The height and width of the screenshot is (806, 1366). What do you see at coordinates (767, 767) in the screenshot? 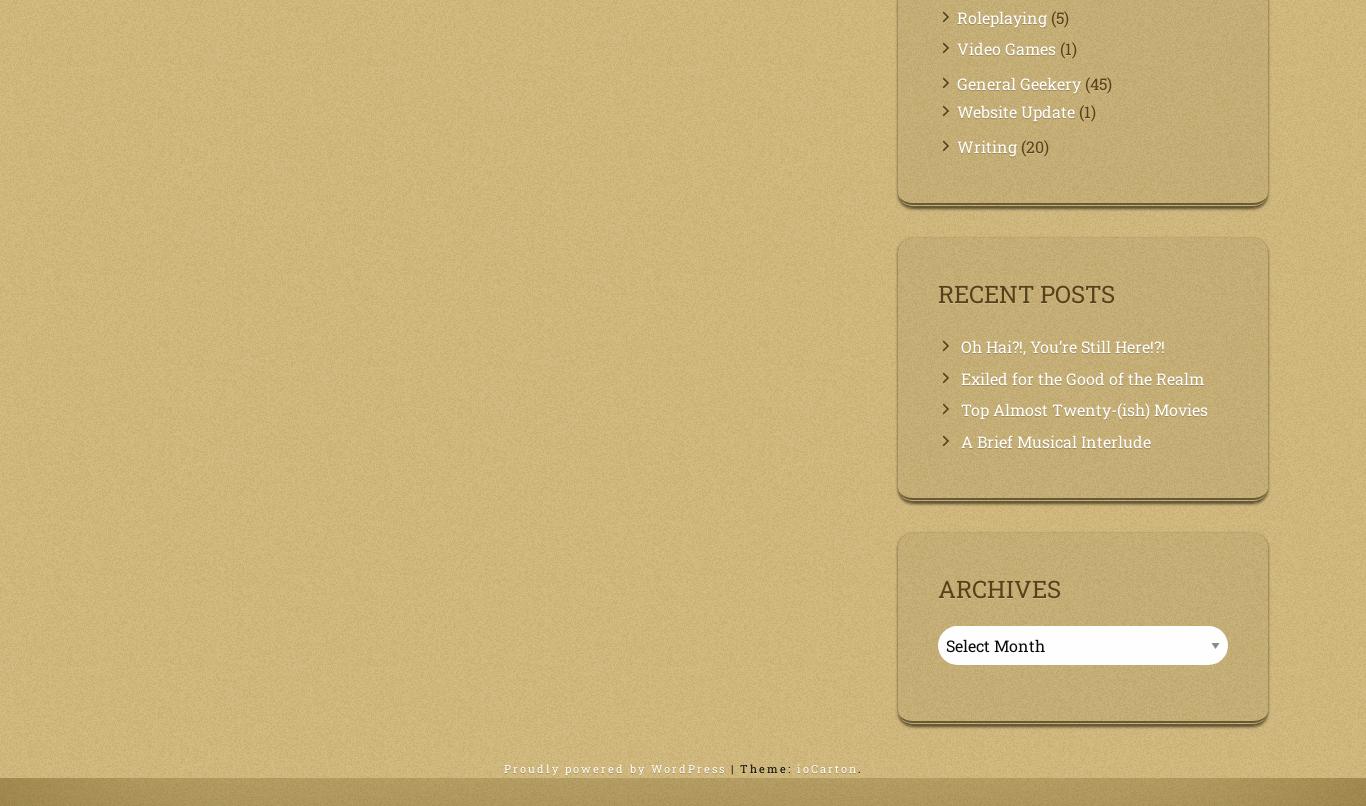
I see `'Theme:'` at bounding box center [767, 767].